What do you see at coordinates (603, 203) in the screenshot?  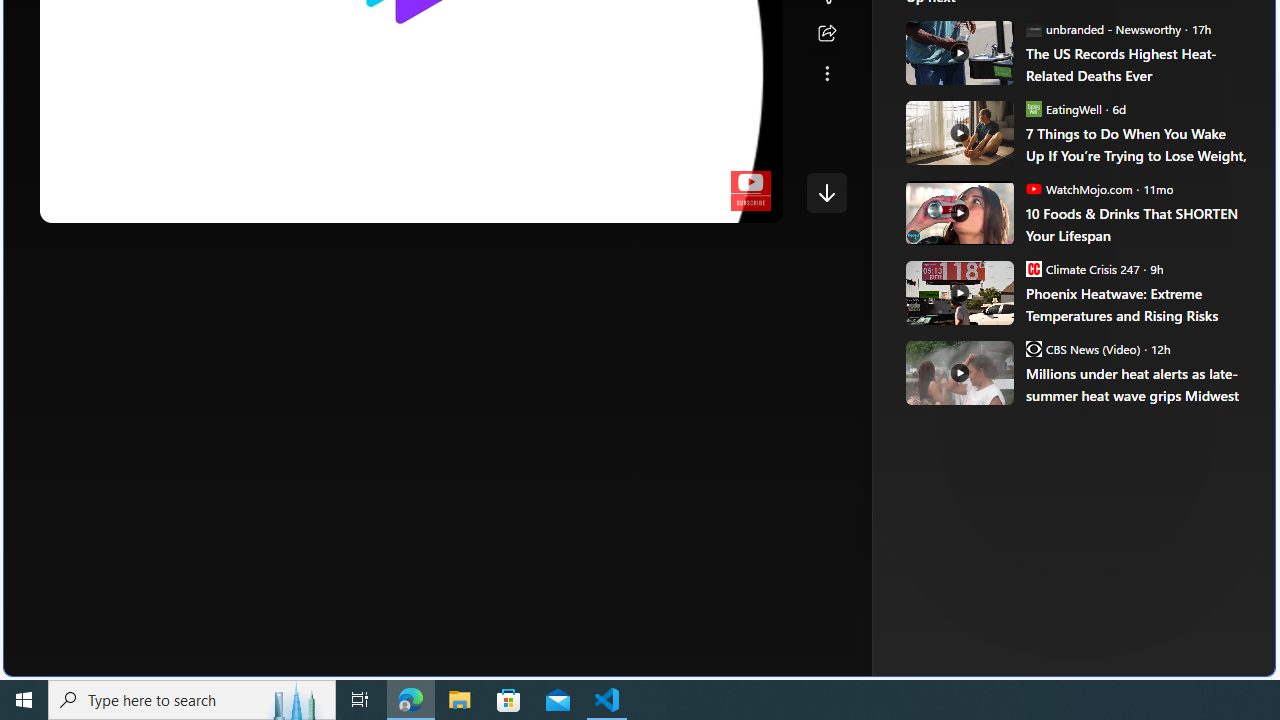 I see `'Subtitles/closed captions unavailable'` at bounding box center [603, 203].